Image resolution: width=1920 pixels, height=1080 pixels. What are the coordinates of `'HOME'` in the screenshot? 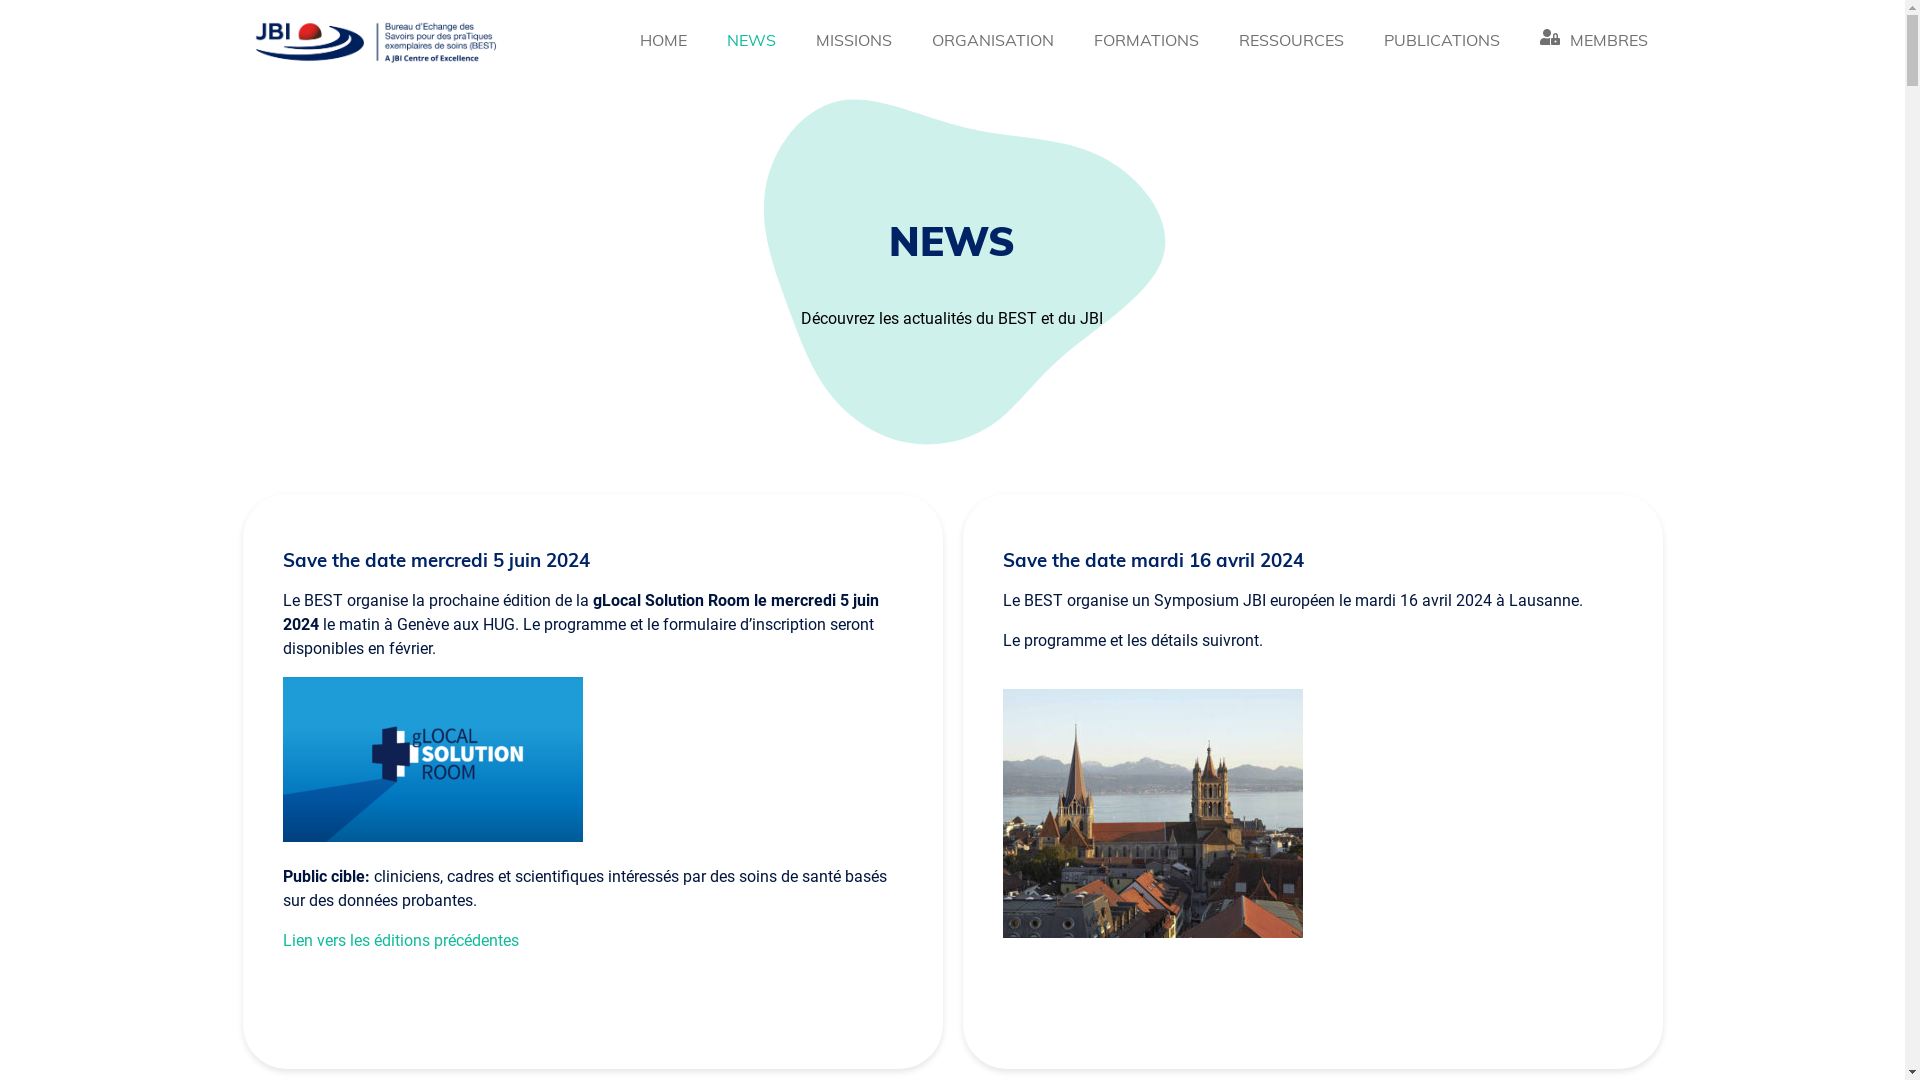 It's located at (663, 42).